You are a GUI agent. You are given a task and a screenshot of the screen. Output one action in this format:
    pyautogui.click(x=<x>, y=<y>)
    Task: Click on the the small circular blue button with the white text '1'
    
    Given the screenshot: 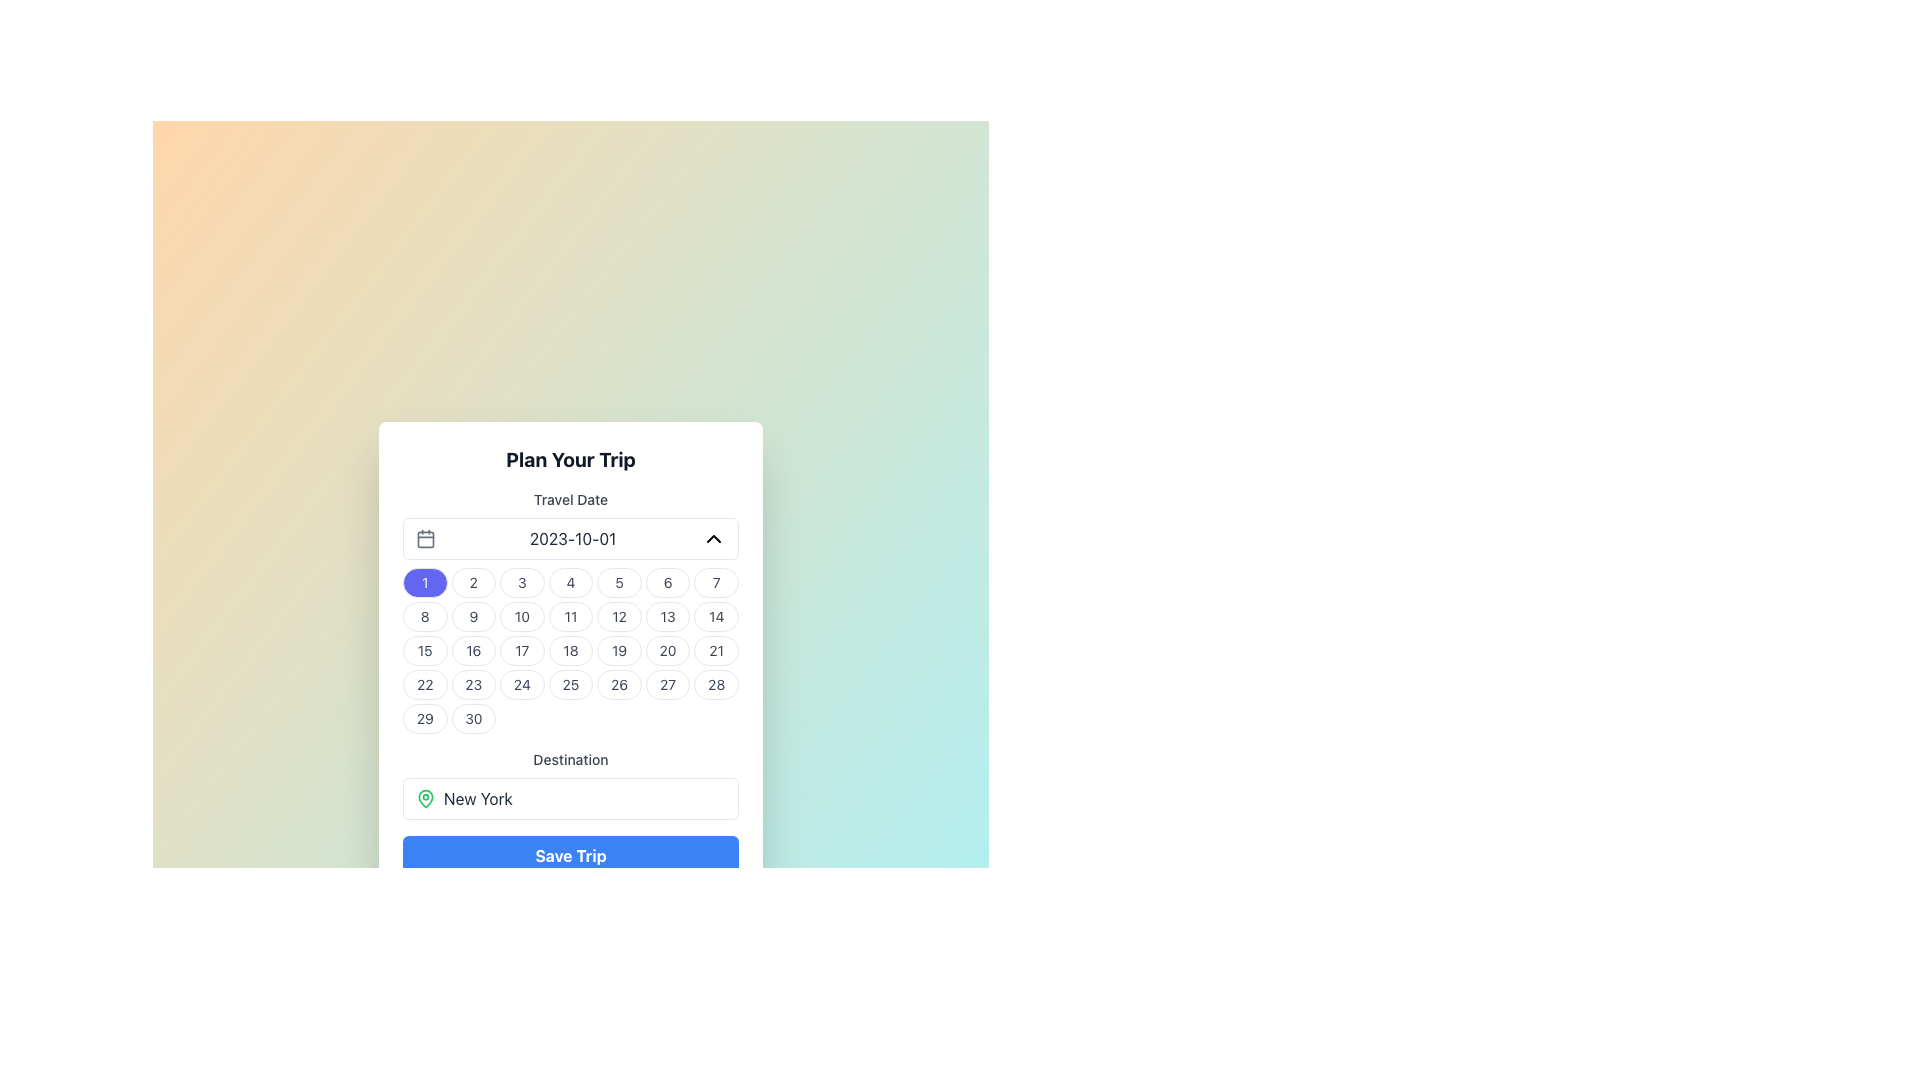 What is the action you would take?
    pyautogui.click(x=424, y=582)
    